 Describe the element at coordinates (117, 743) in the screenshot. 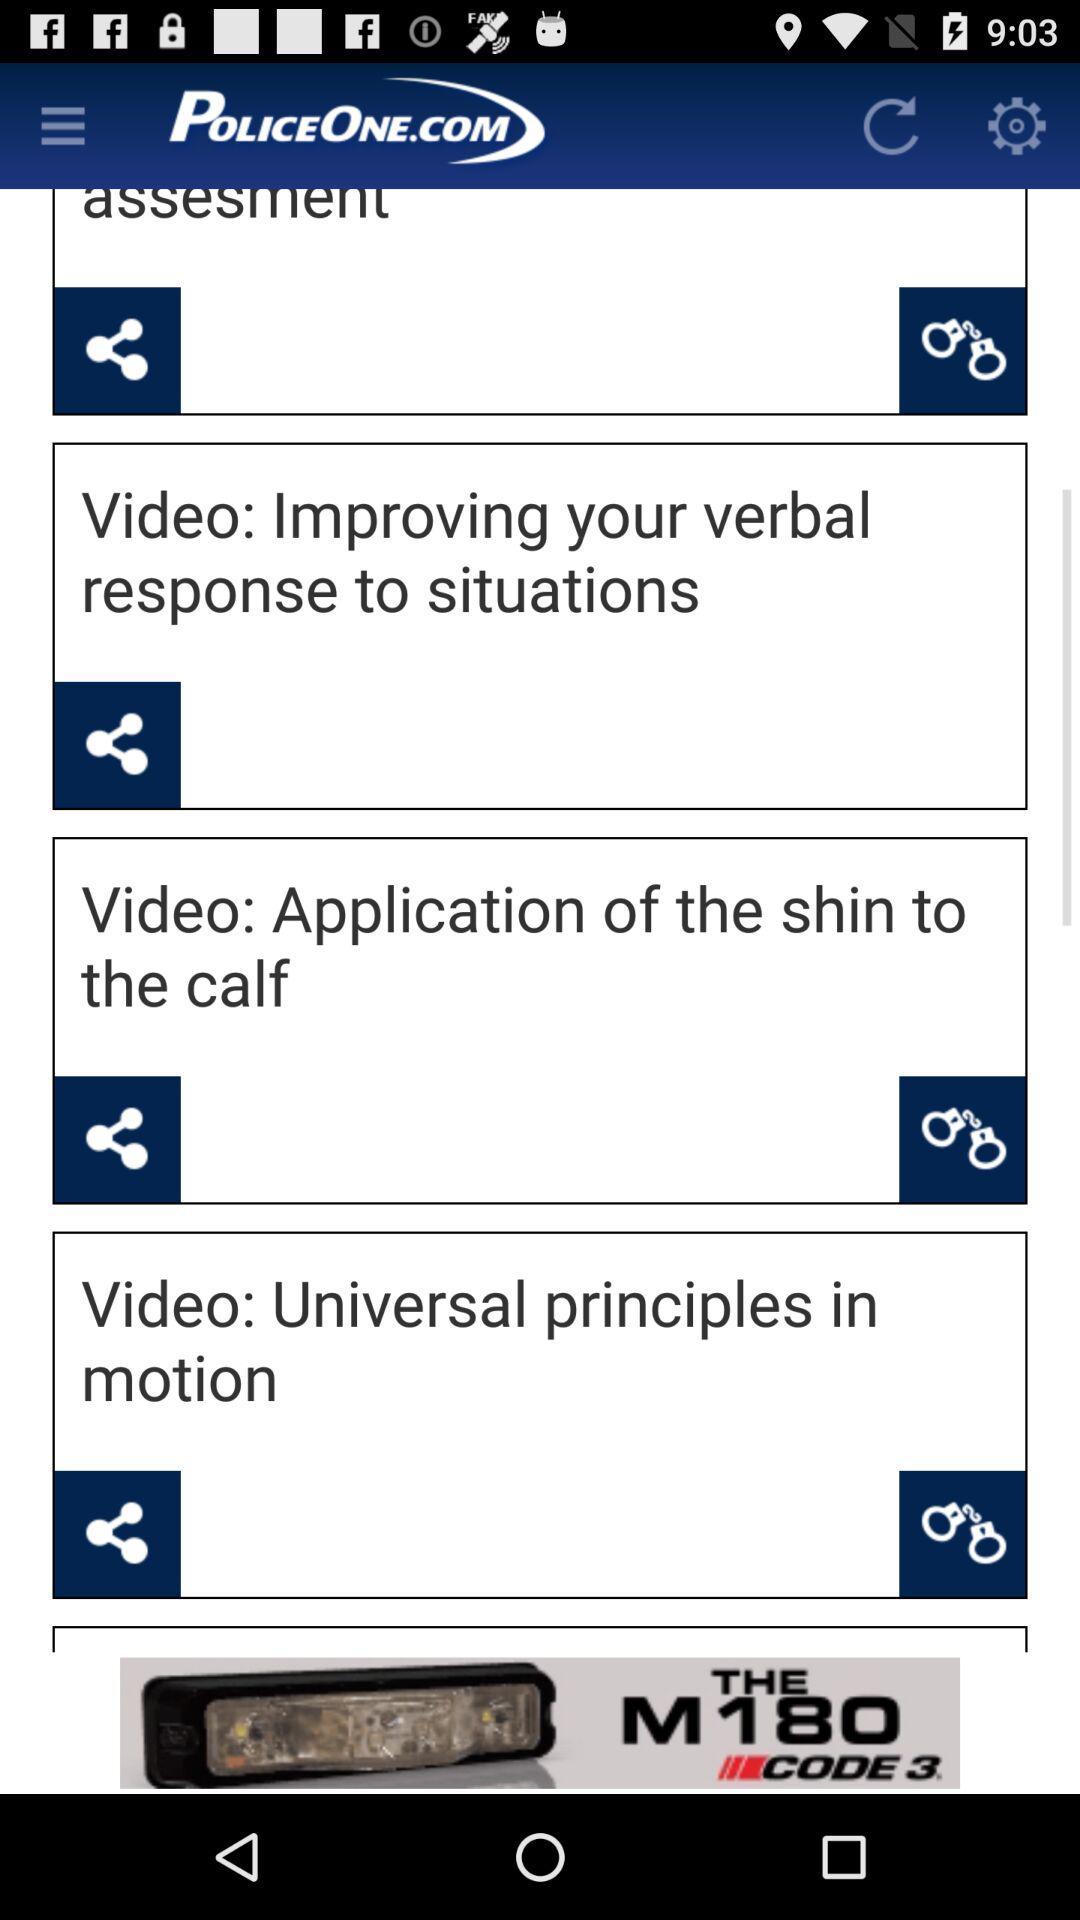

I see `see video` at that location.